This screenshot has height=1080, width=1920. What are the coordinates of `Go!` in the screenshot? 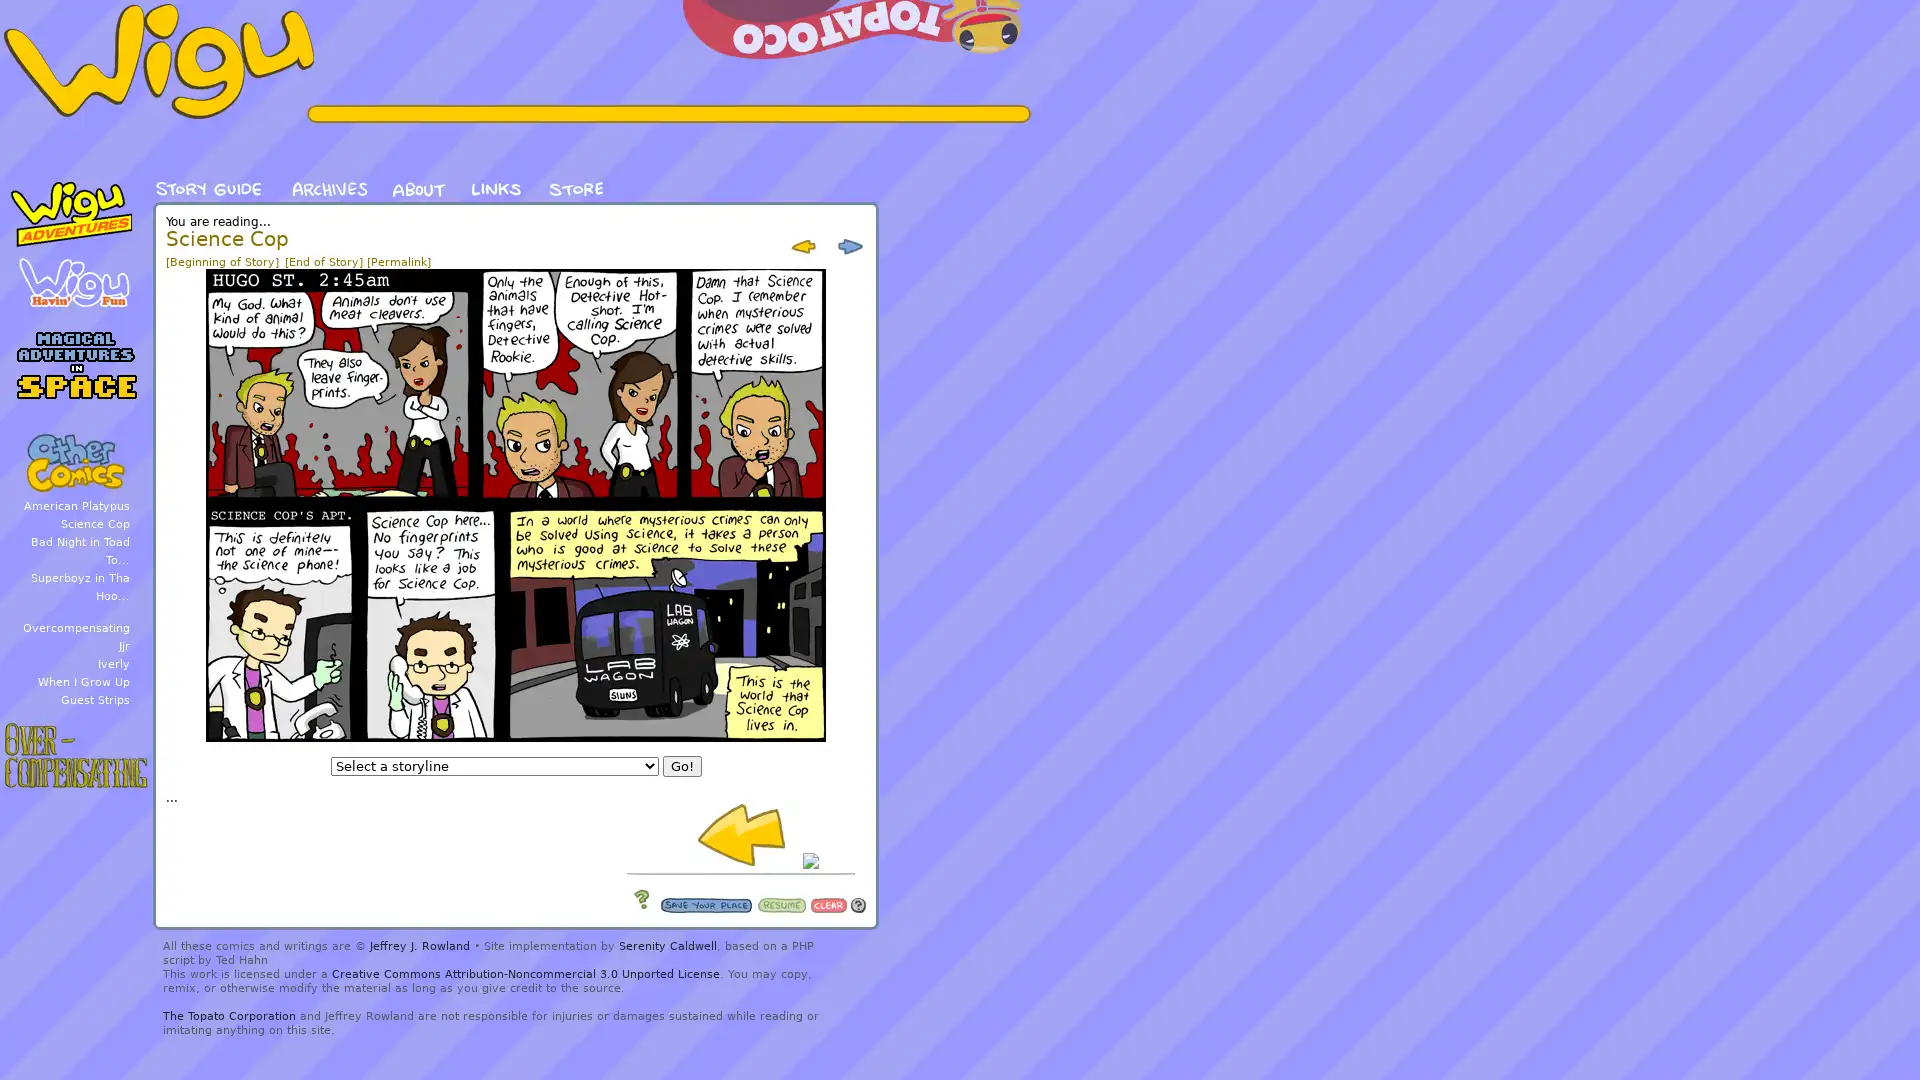 It's located at (681, 765).